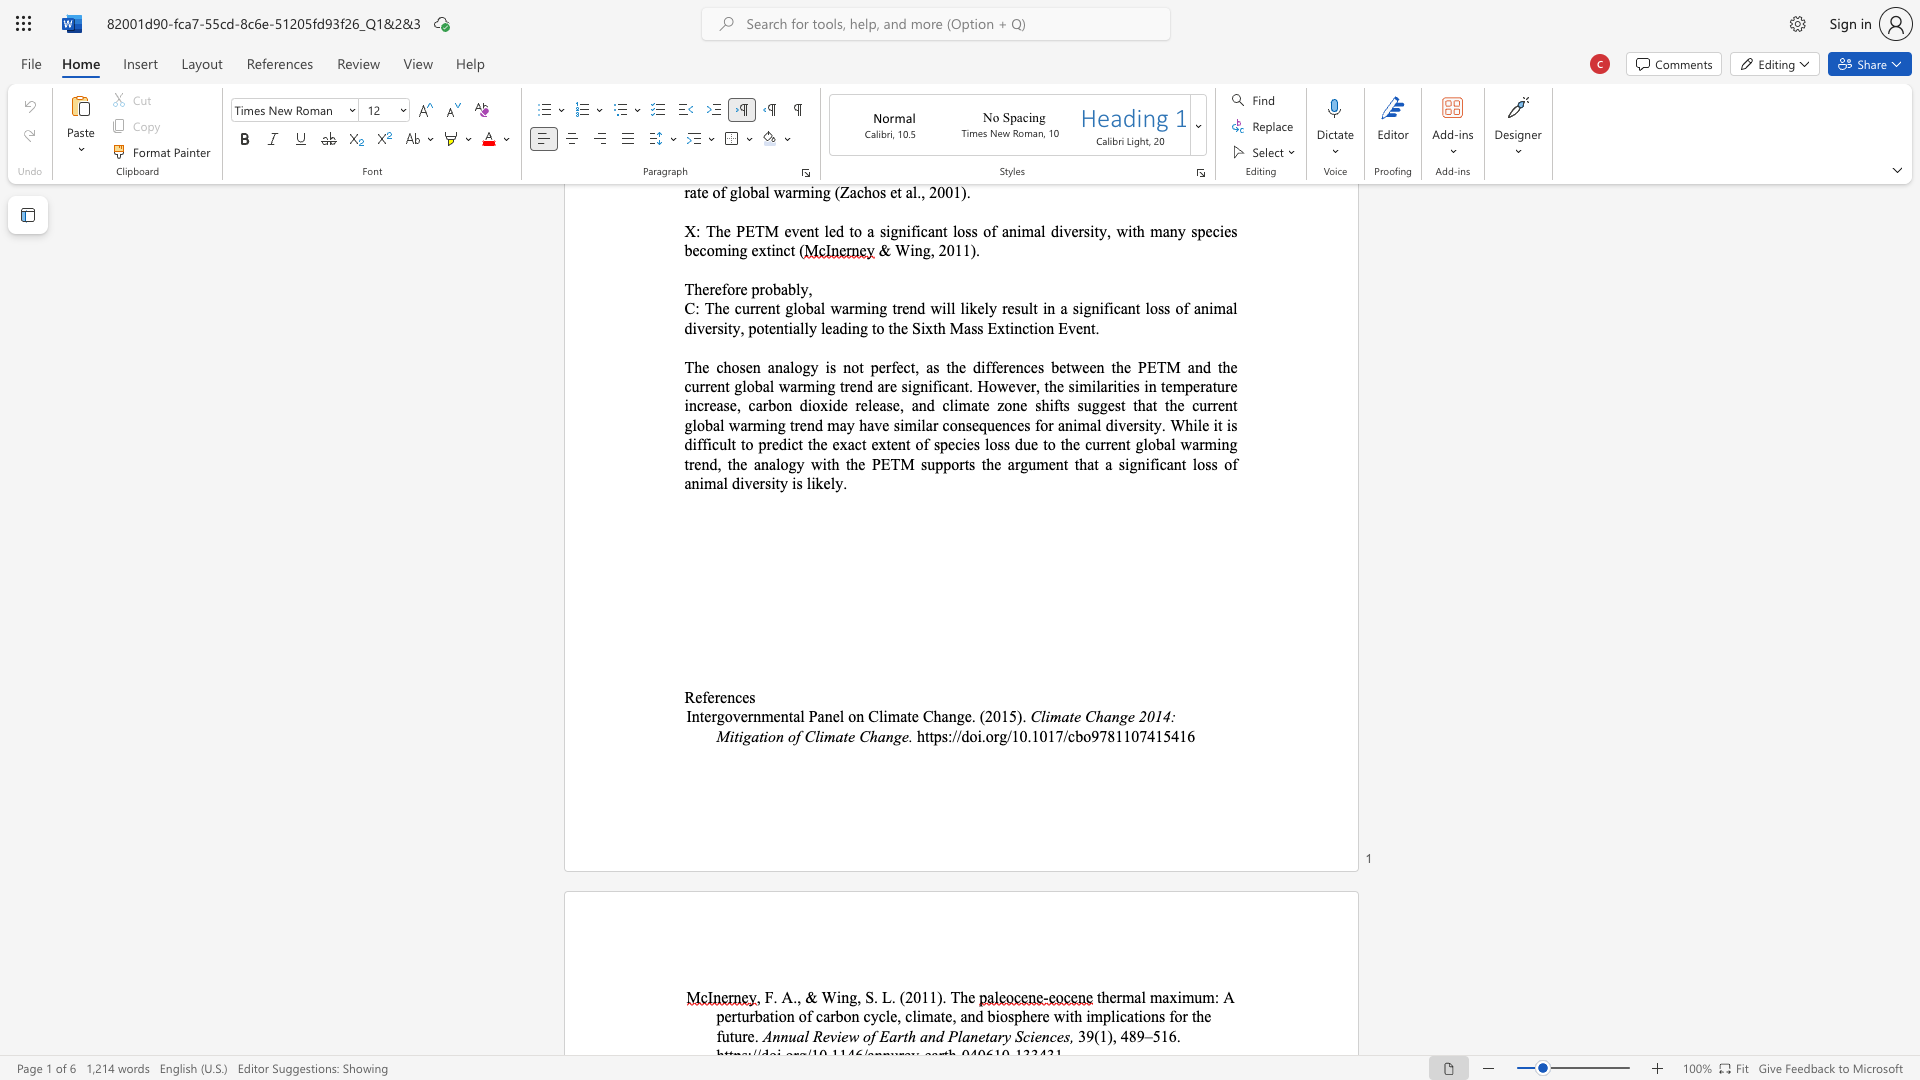 The width and height of the screenshot is (1920, 1080). Describe the element at coordinates (1009, 736) in the screenshot. I see `the 3th character "/" in the text` at that location.